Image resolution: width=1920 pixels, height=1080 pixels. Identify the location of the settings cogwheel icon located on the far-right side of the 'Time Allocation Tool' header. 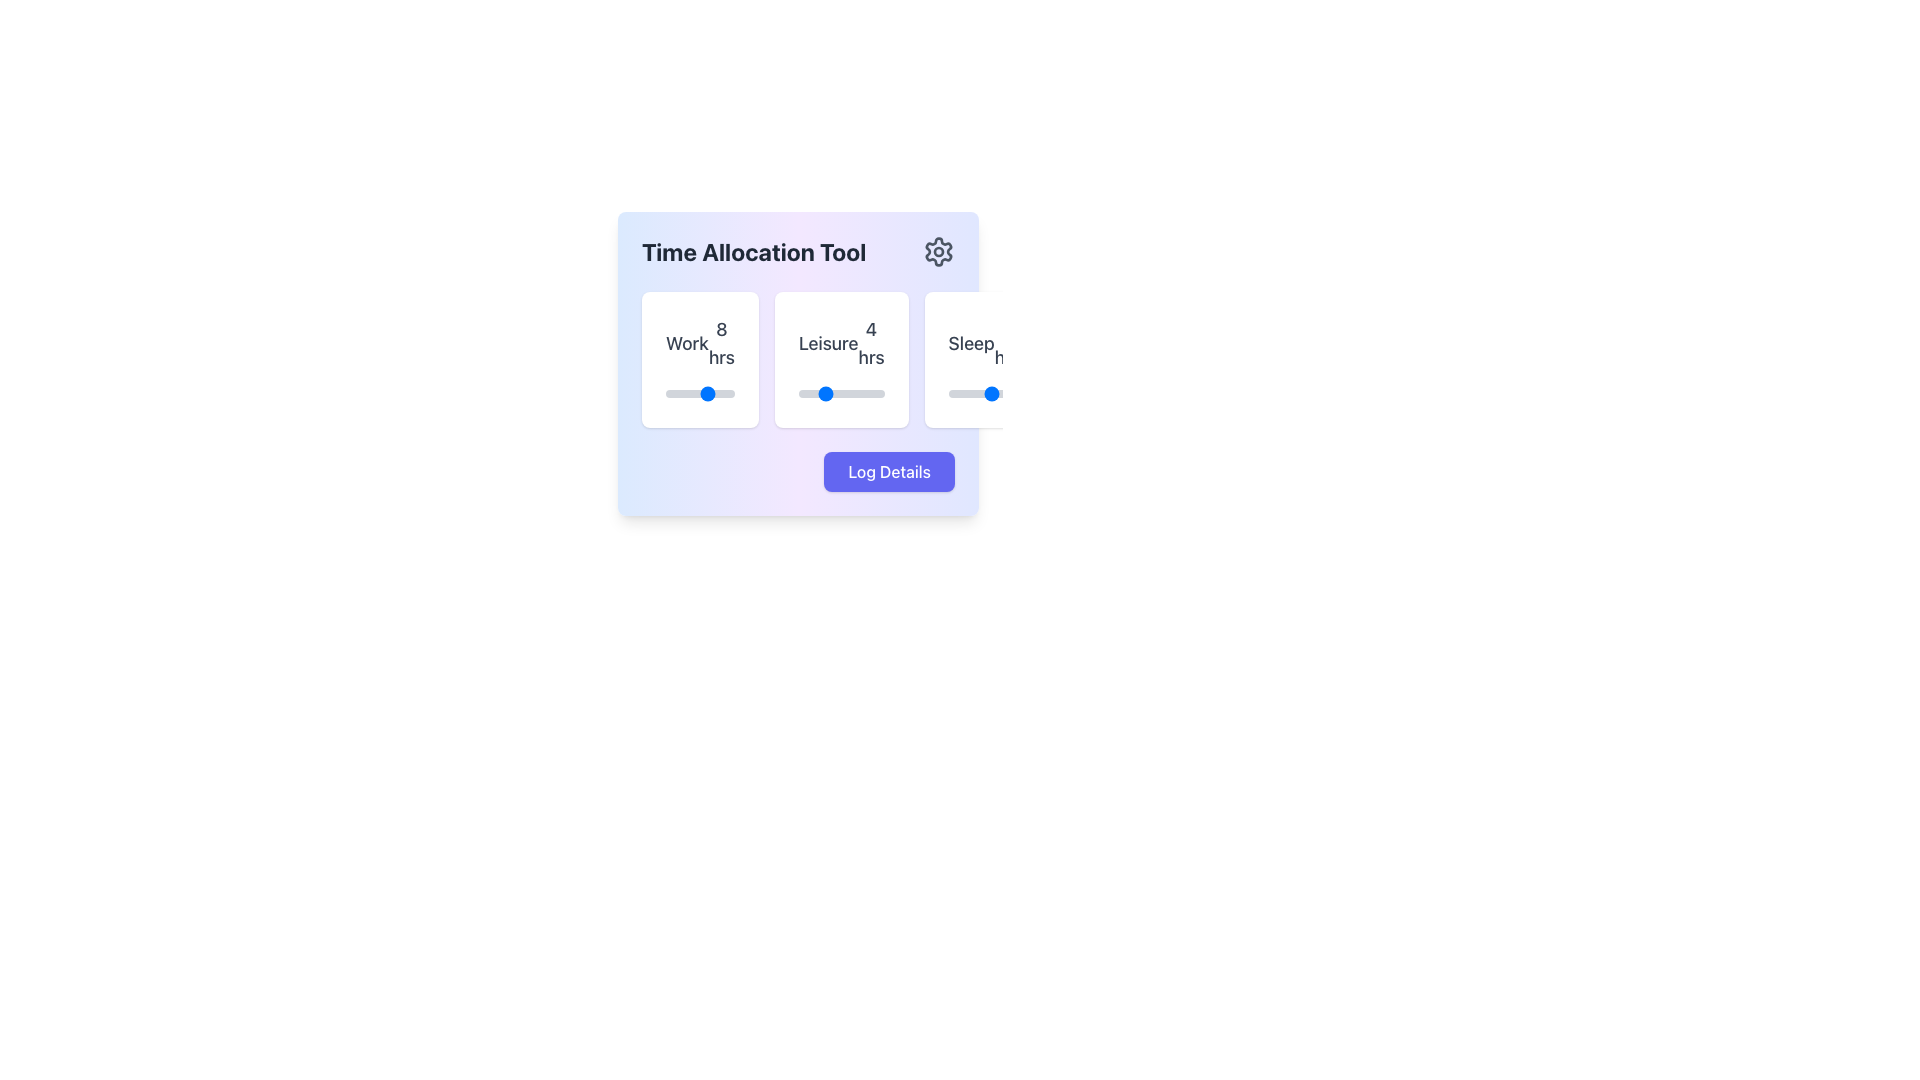
(938, 250).